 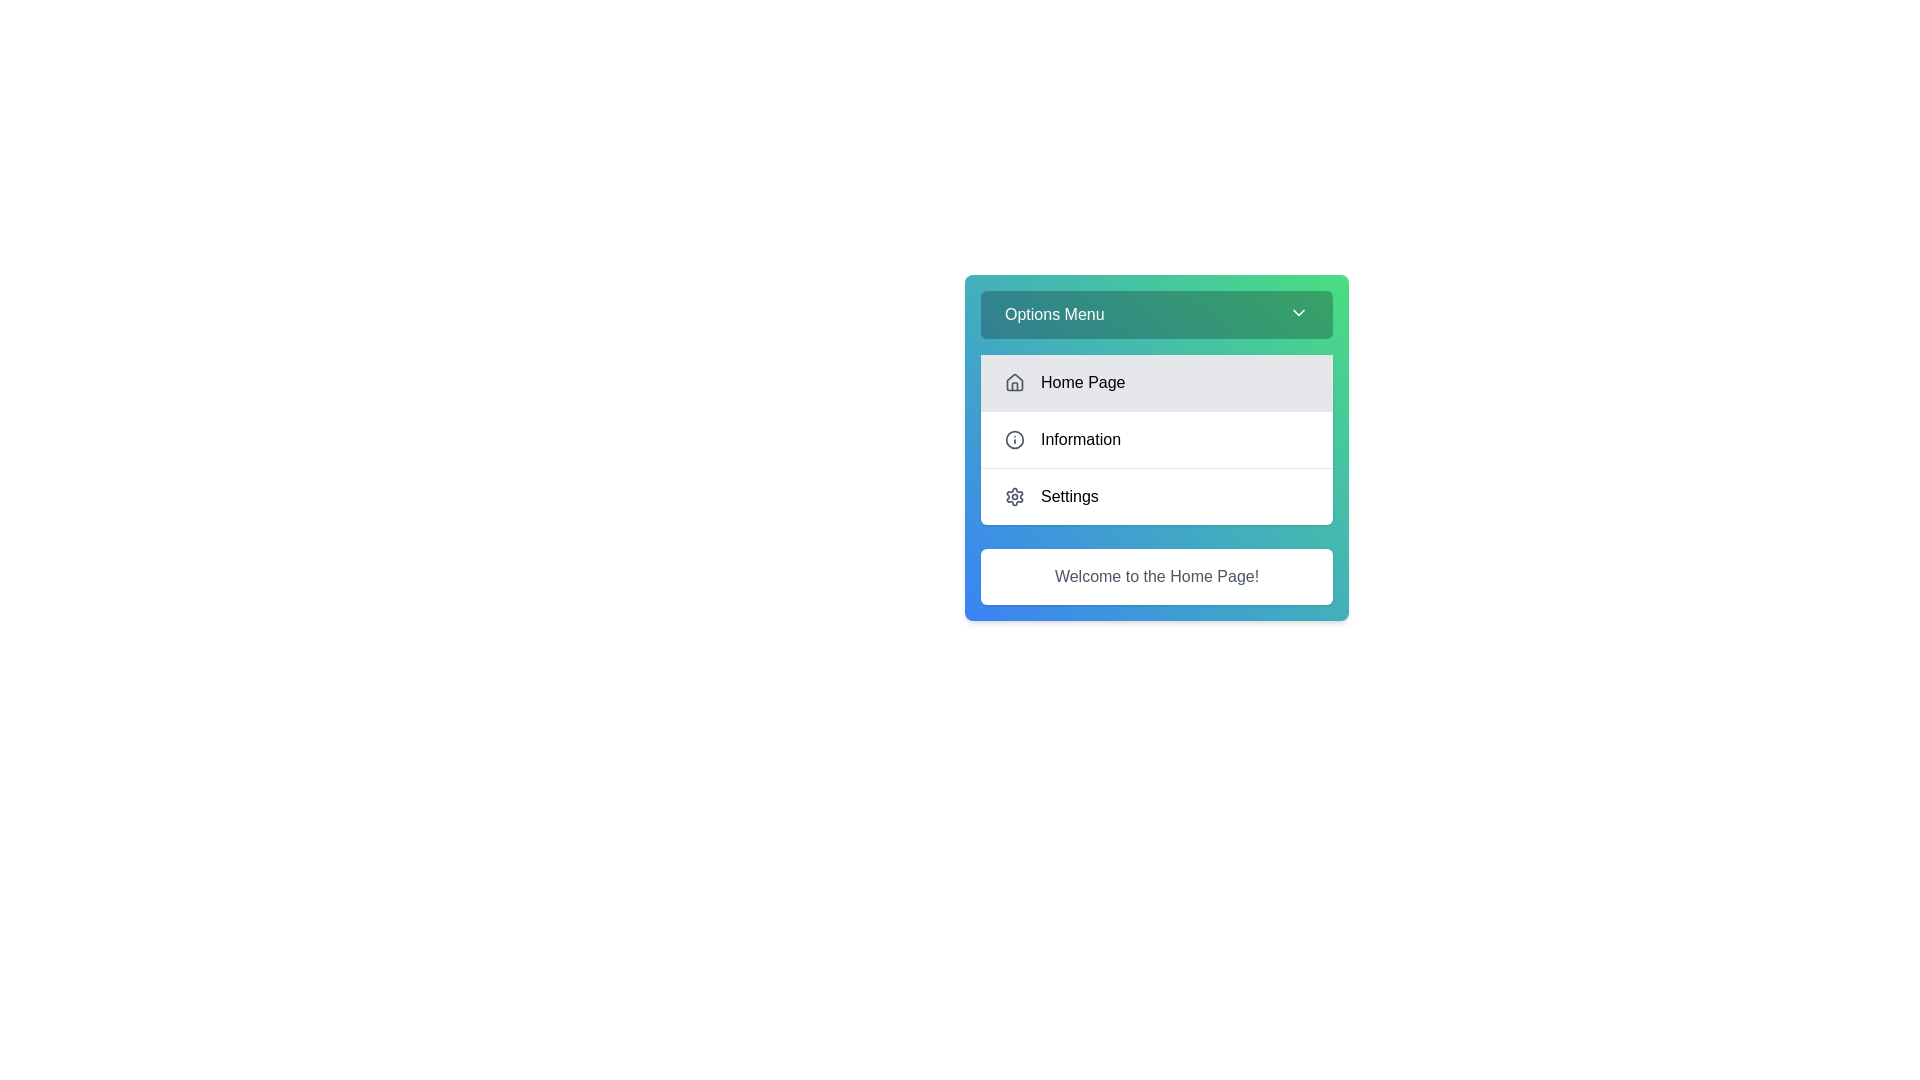 I want to click on the 'Options Menu' dropdown menu trigger bar, so click(x=1156, y=315).